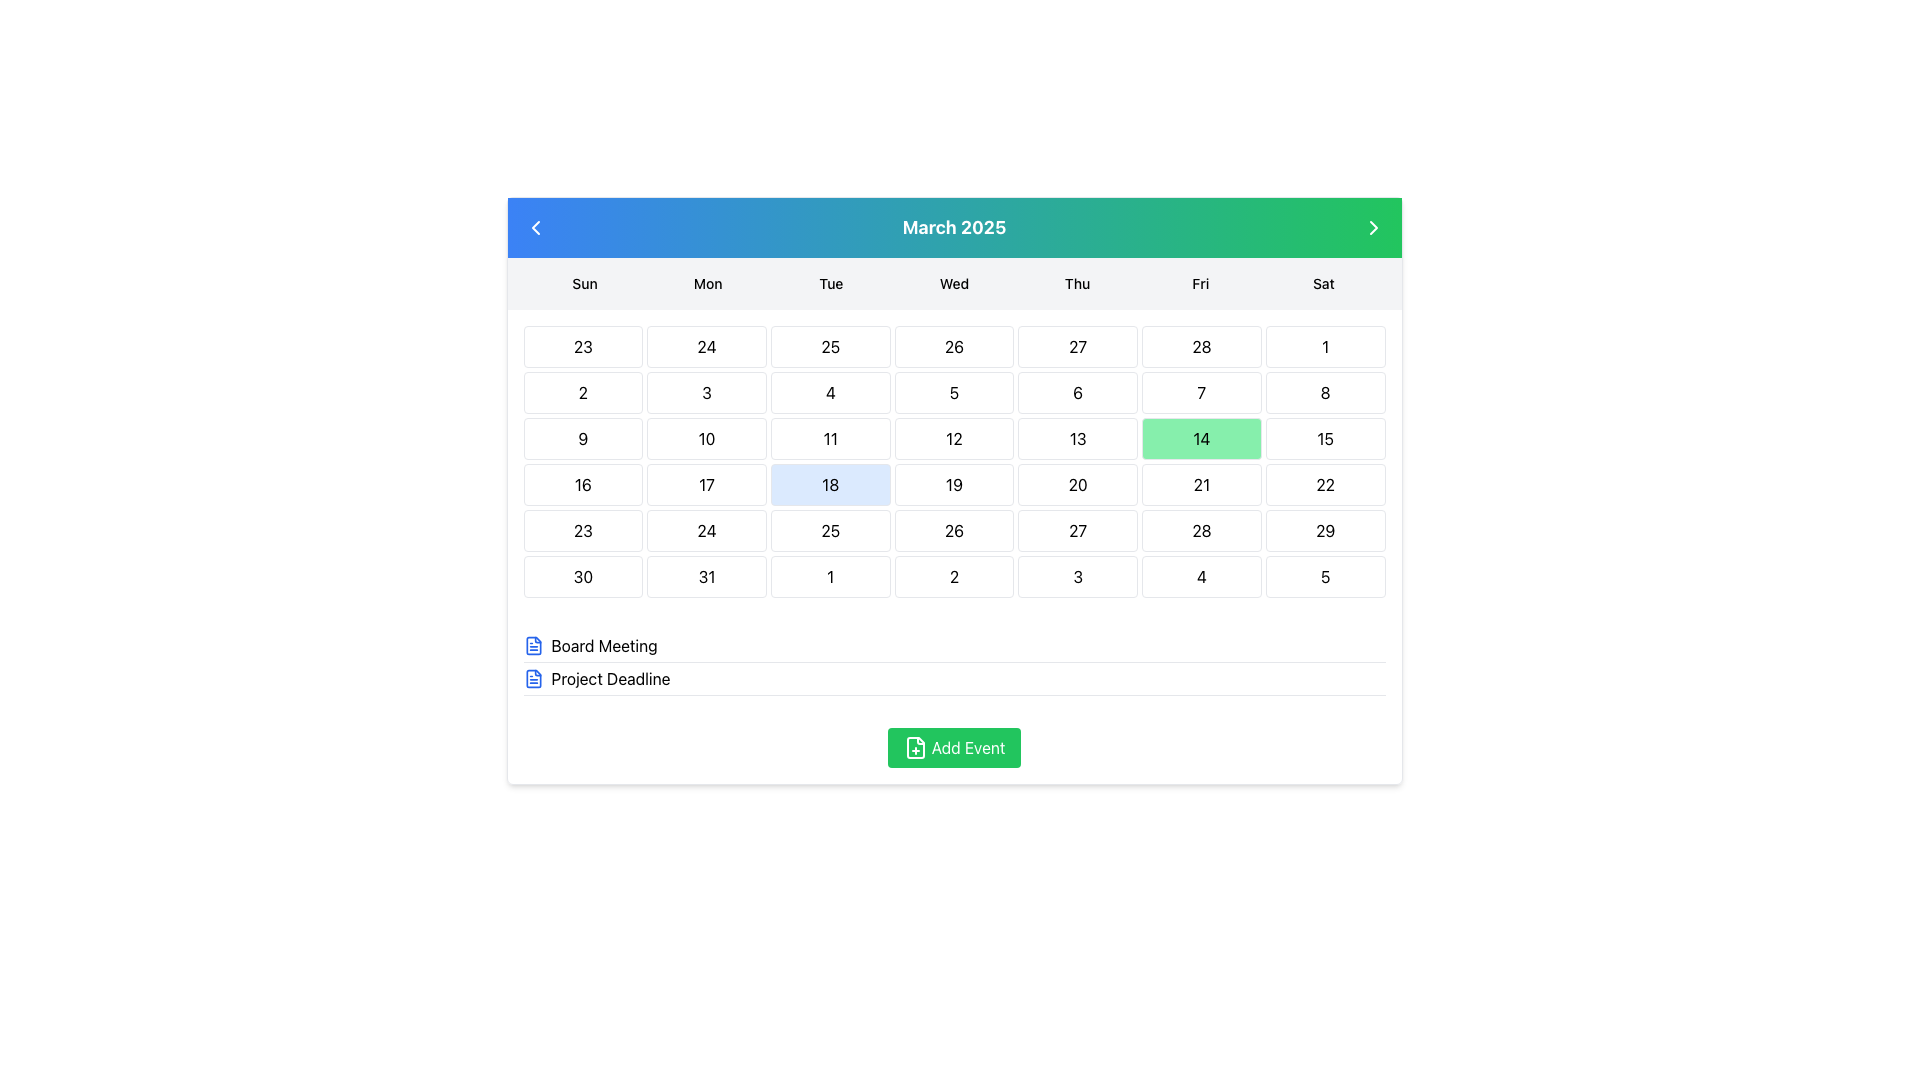 Image resolution: width=1920 pixels, height=1080 pixels. Describe the element at coordinates (830, 577) in the screenshot. I see `the button labeled '1' in the calendar interface located in the last row and the fourth column under the header 'Tue'` at that location.